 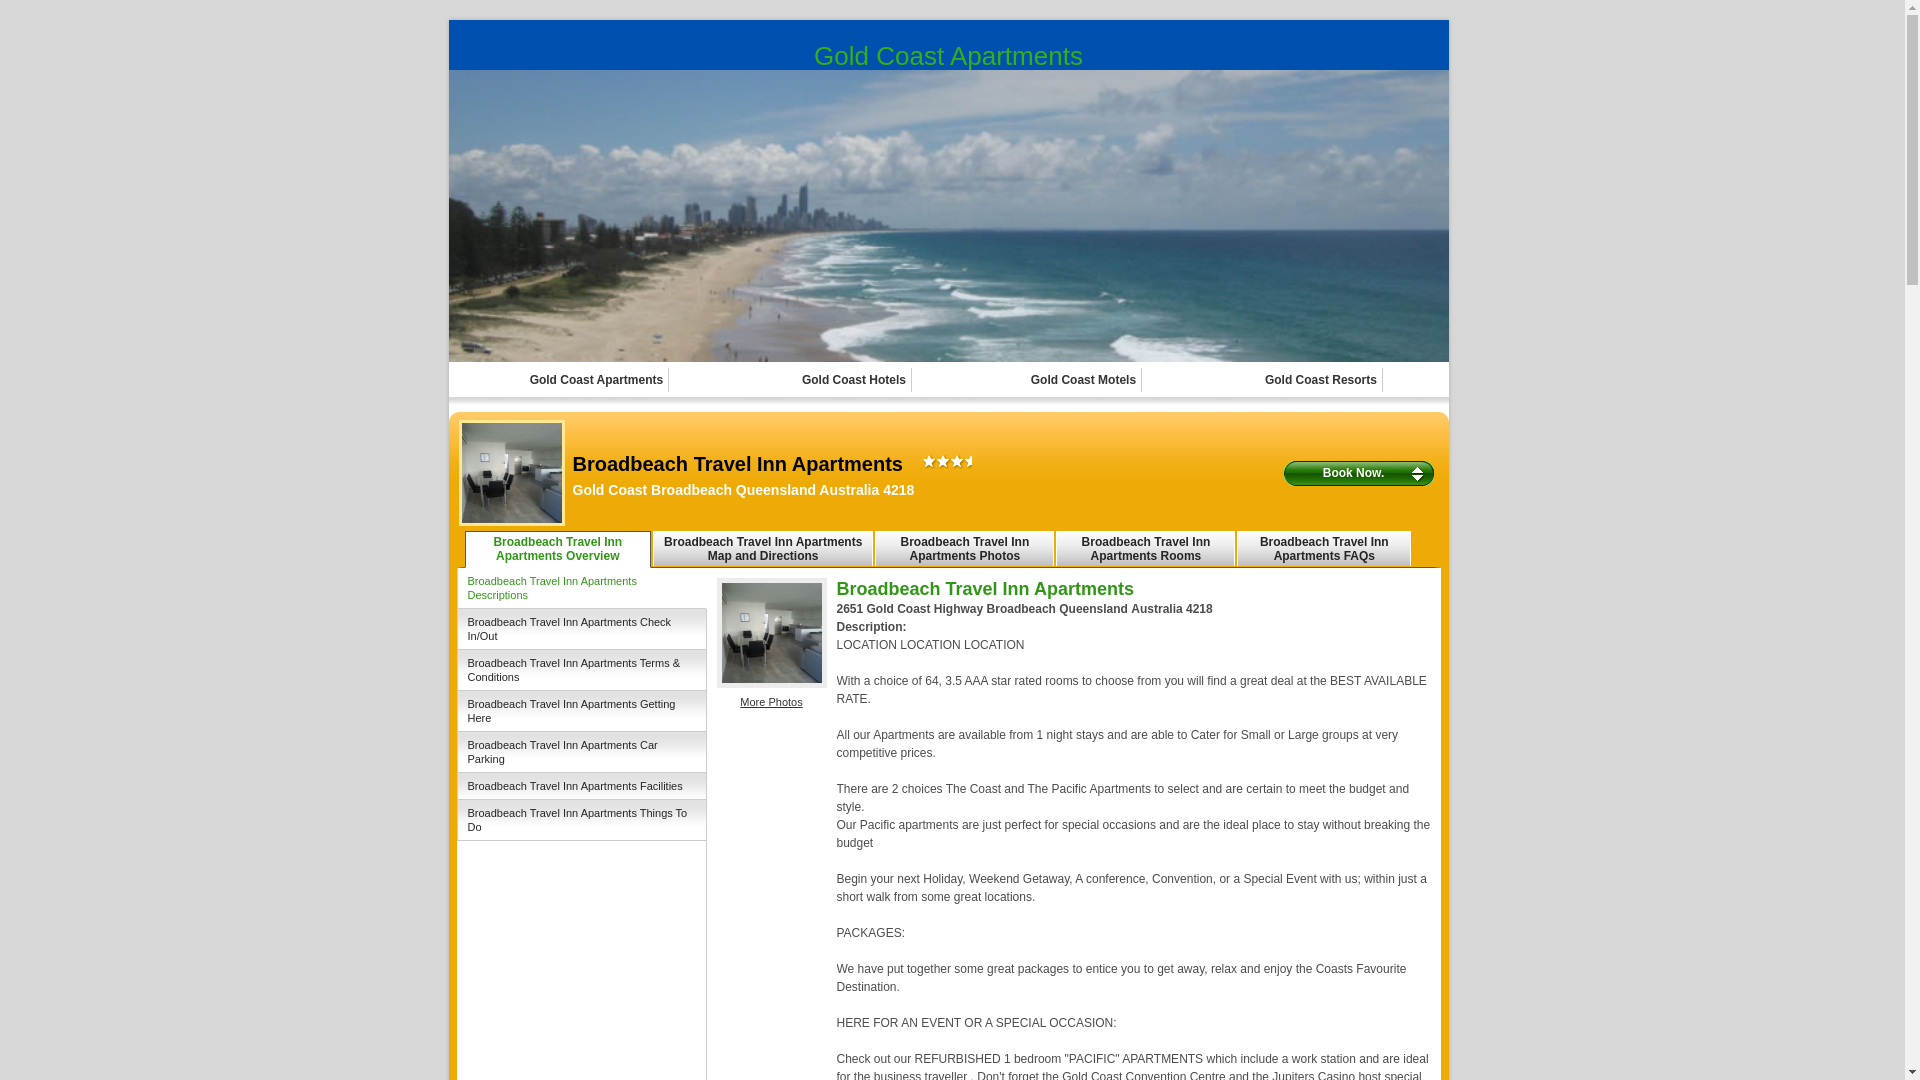 What do you see at coordinates (580, 820) in the screenshot?
I see `'Broadbeach Travel Inn Apartments Things To Do'` at bounding box center [580, 820].